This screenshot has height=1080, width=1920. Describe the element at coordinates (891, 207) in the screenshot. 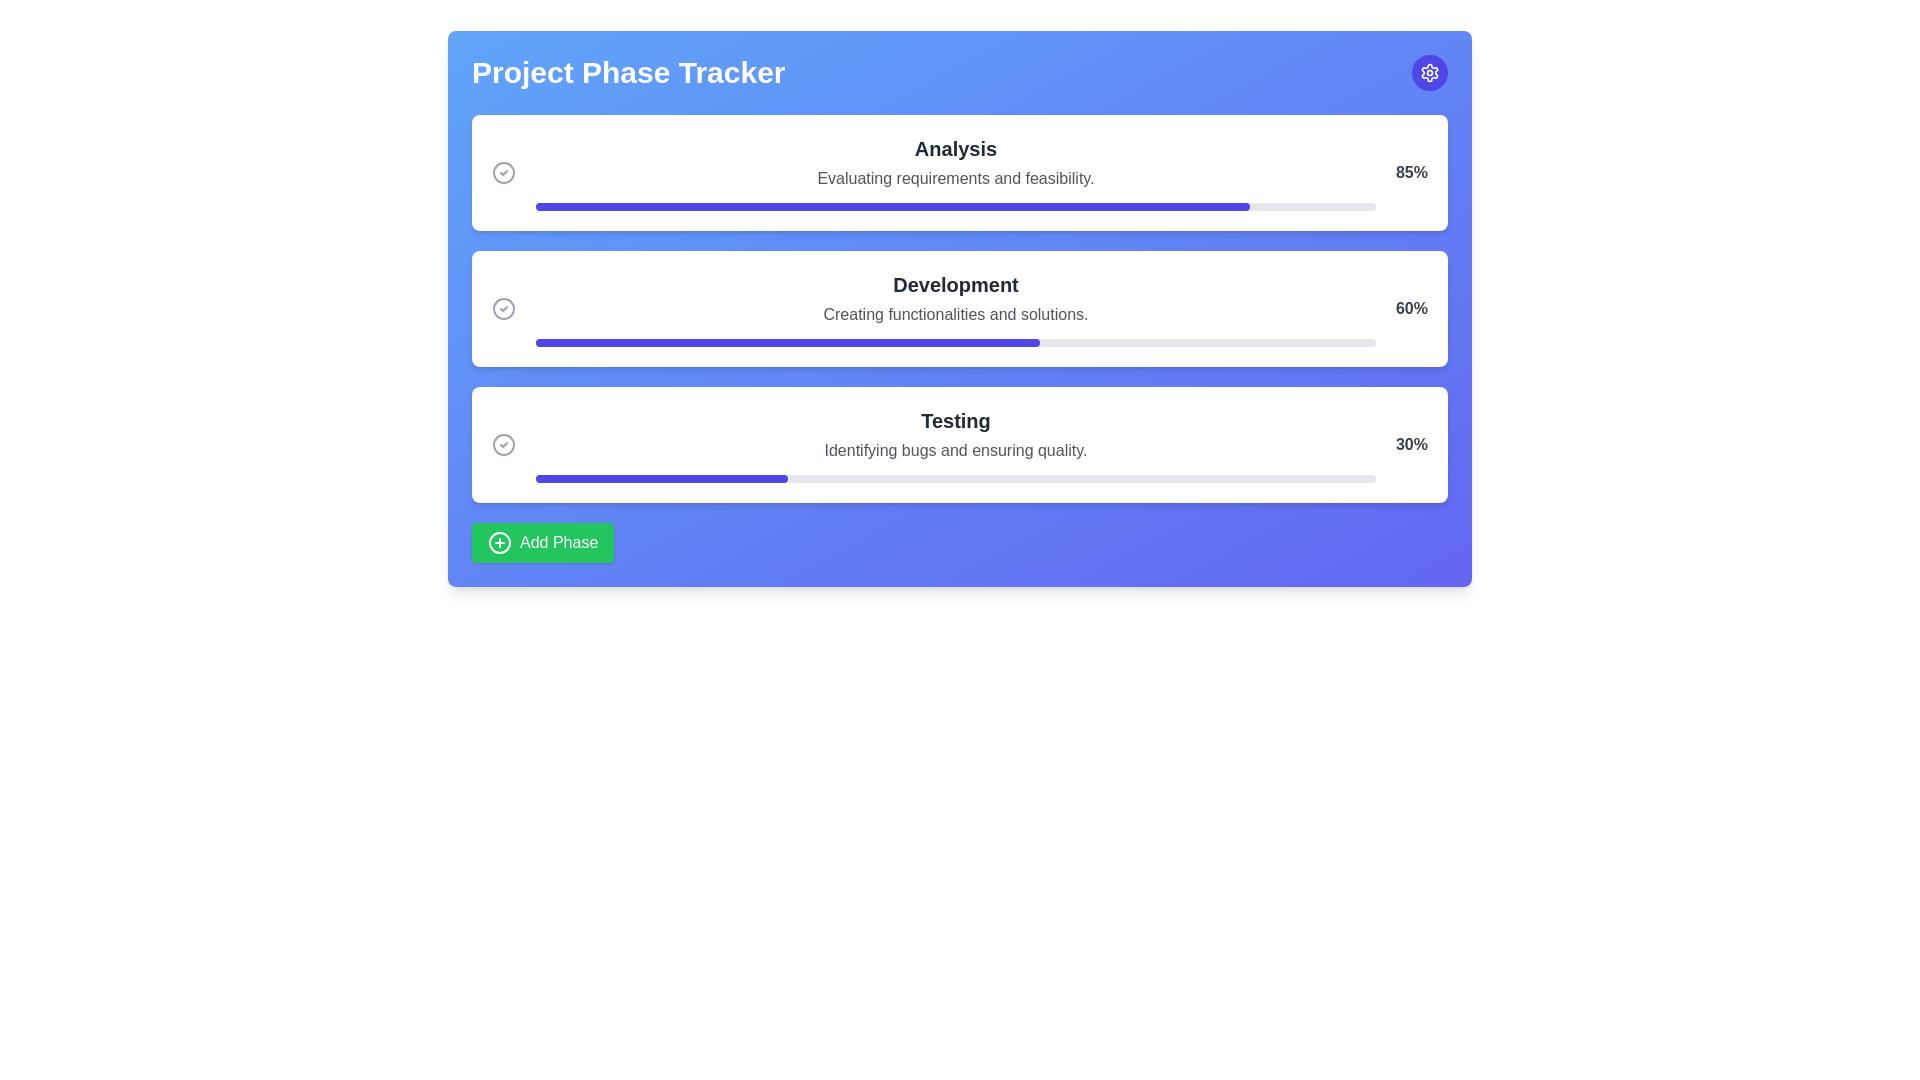

I see `the progress bar indicating the 'Analysis' phase, which is positioned at the top of the three progress bars in the interface` at that location.